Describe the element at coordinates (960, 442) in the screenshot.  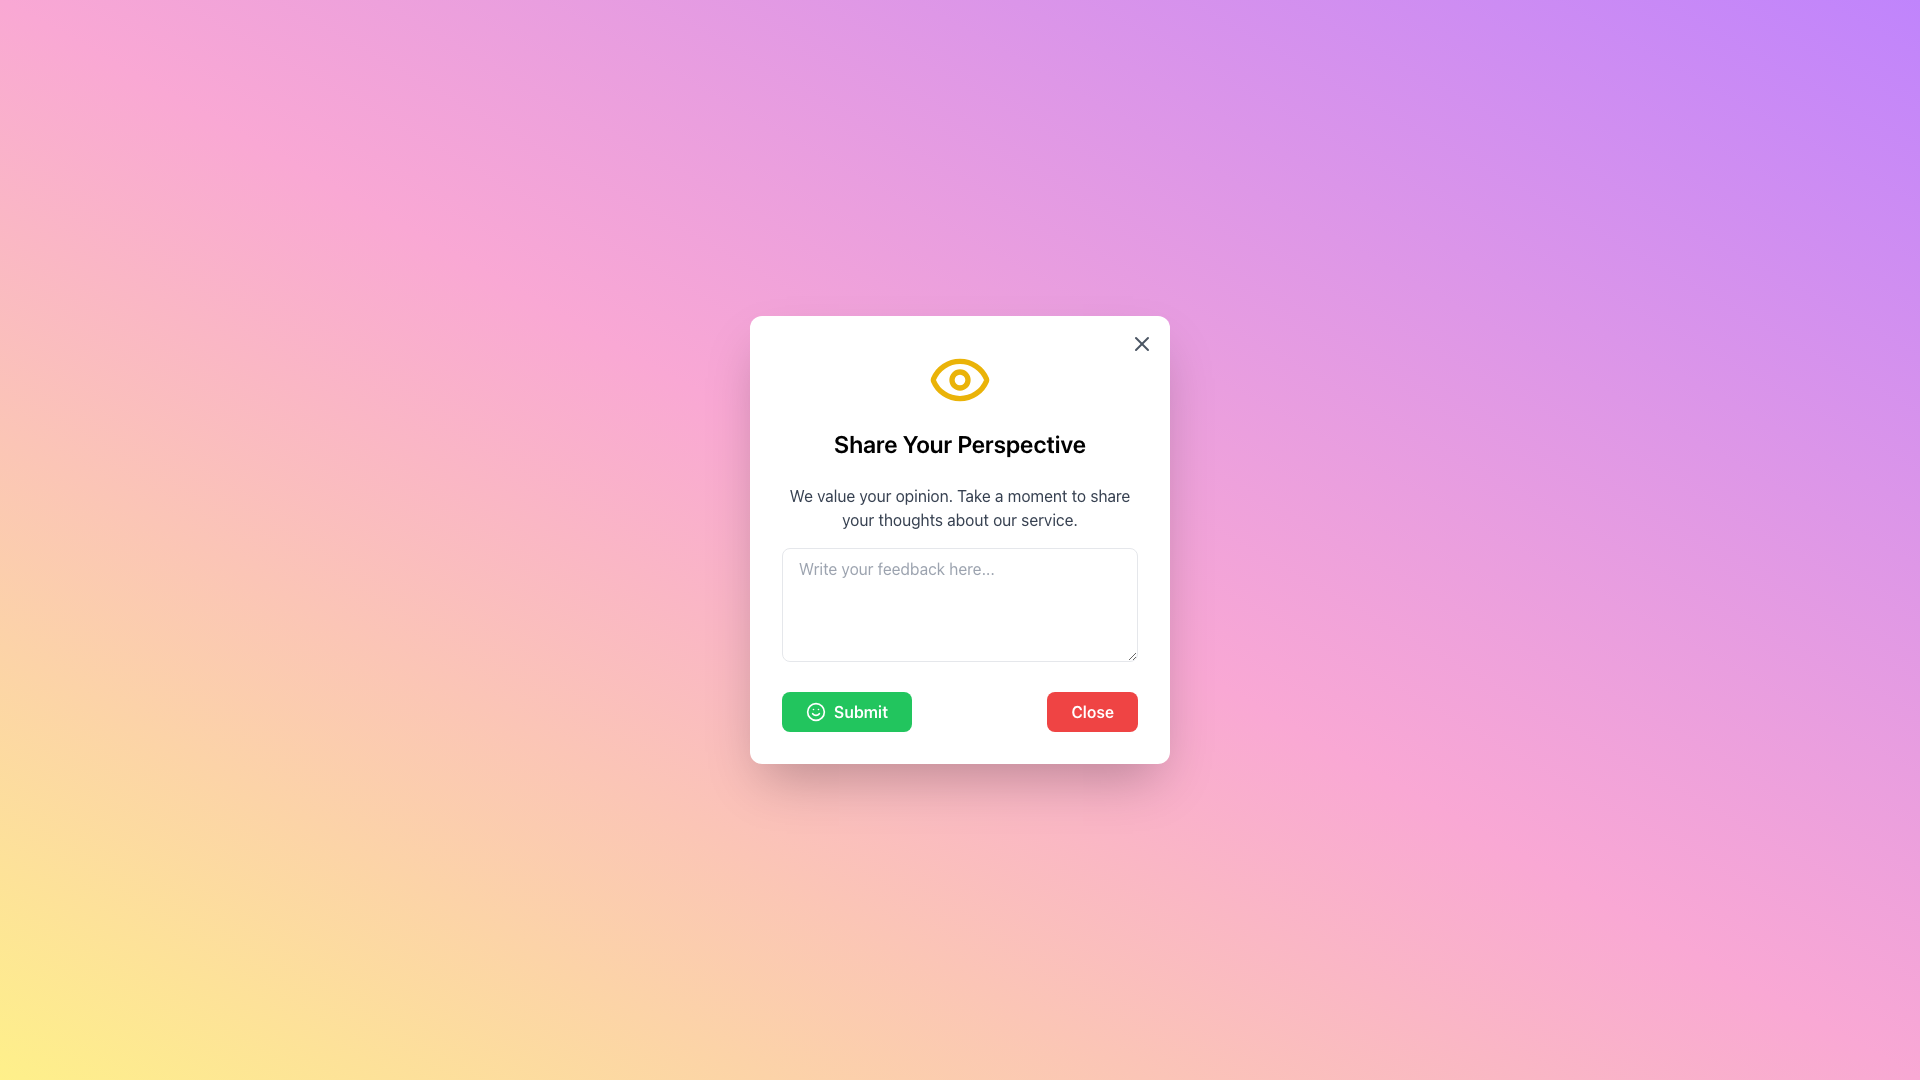
I see `text label that serves as a title or heading for the modal dialog, positioned below an eye icon within the dialog box` at that location.